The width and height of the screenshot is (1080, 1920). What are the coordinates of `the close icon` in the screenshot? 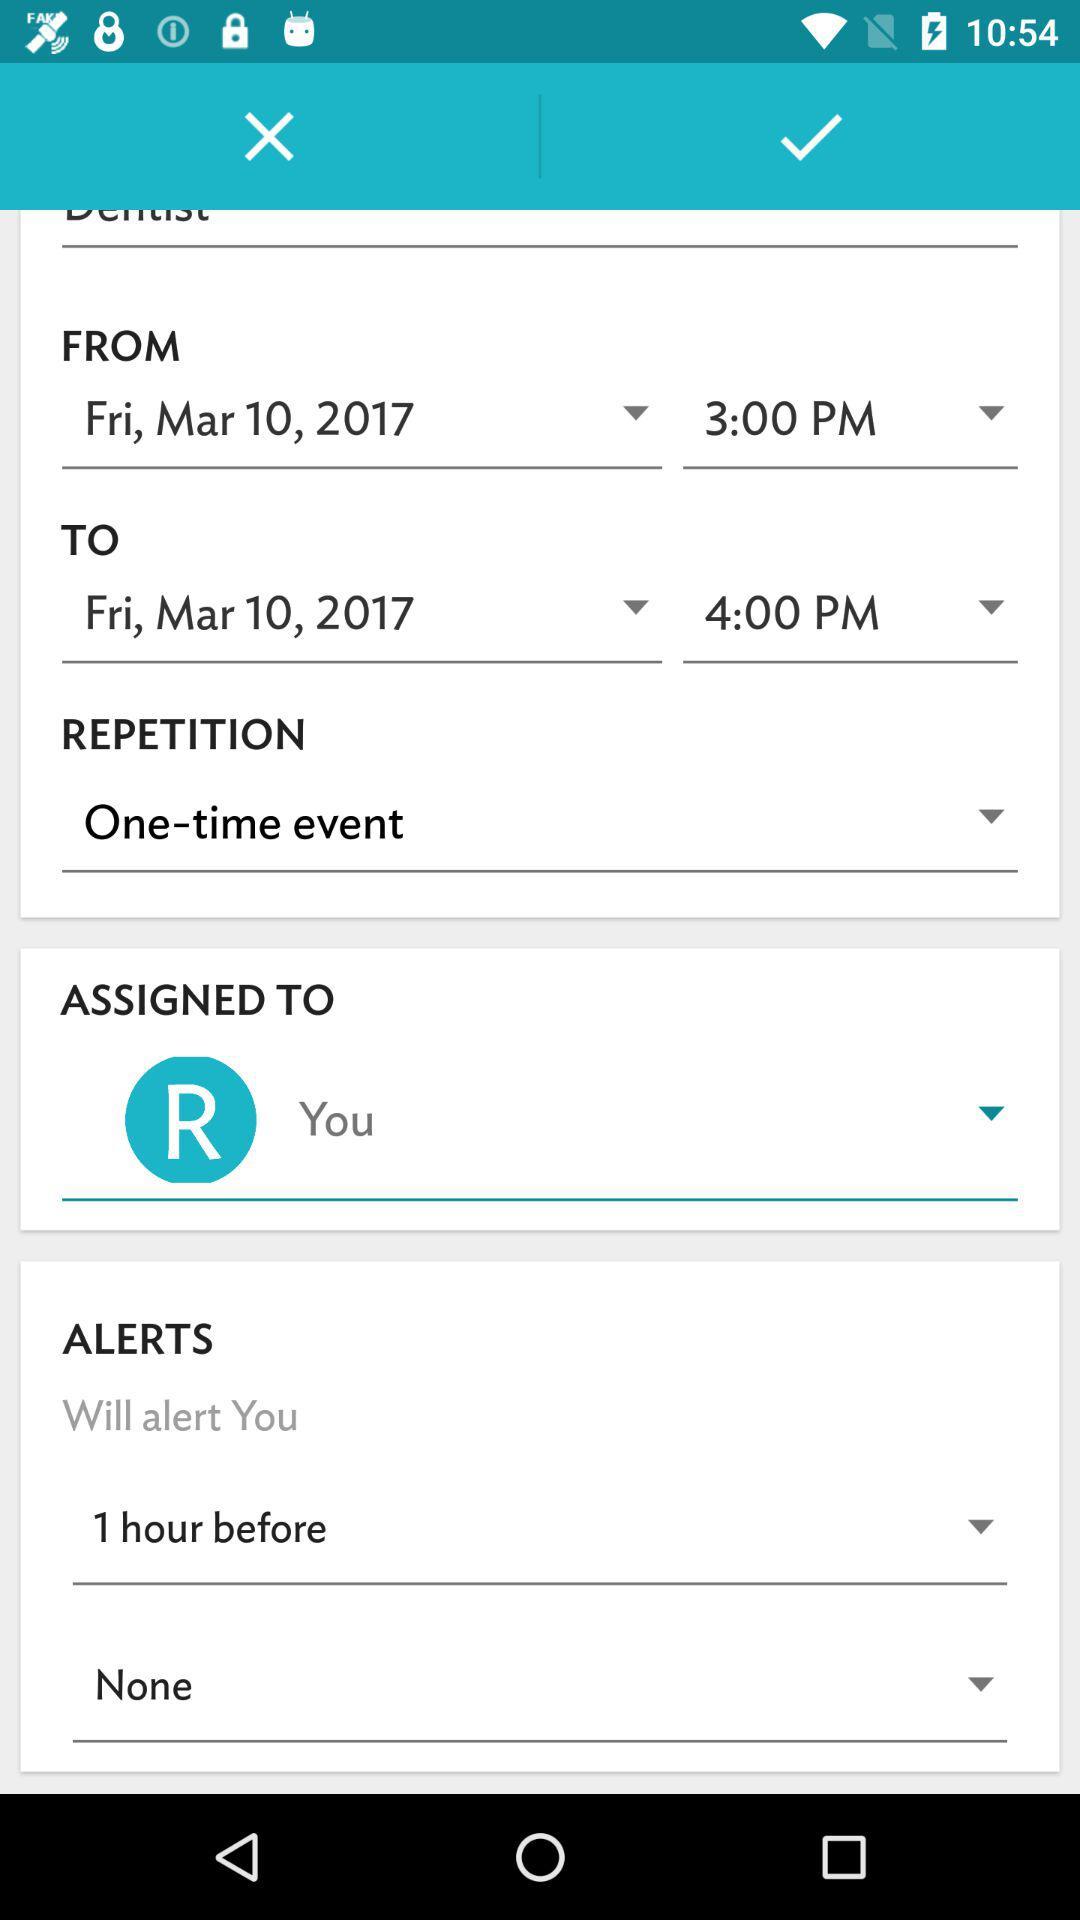 It's located at (268, 135).